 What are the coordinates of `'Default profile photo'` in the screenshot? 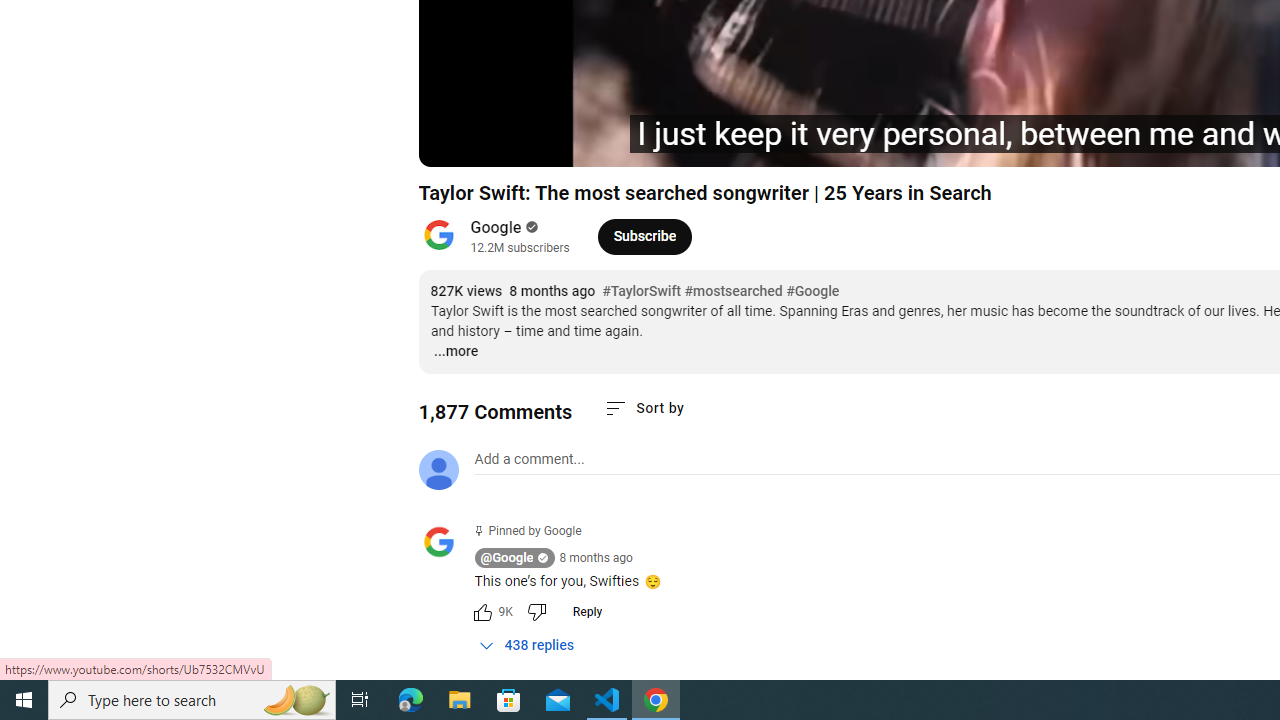 It's located at (438, 470).